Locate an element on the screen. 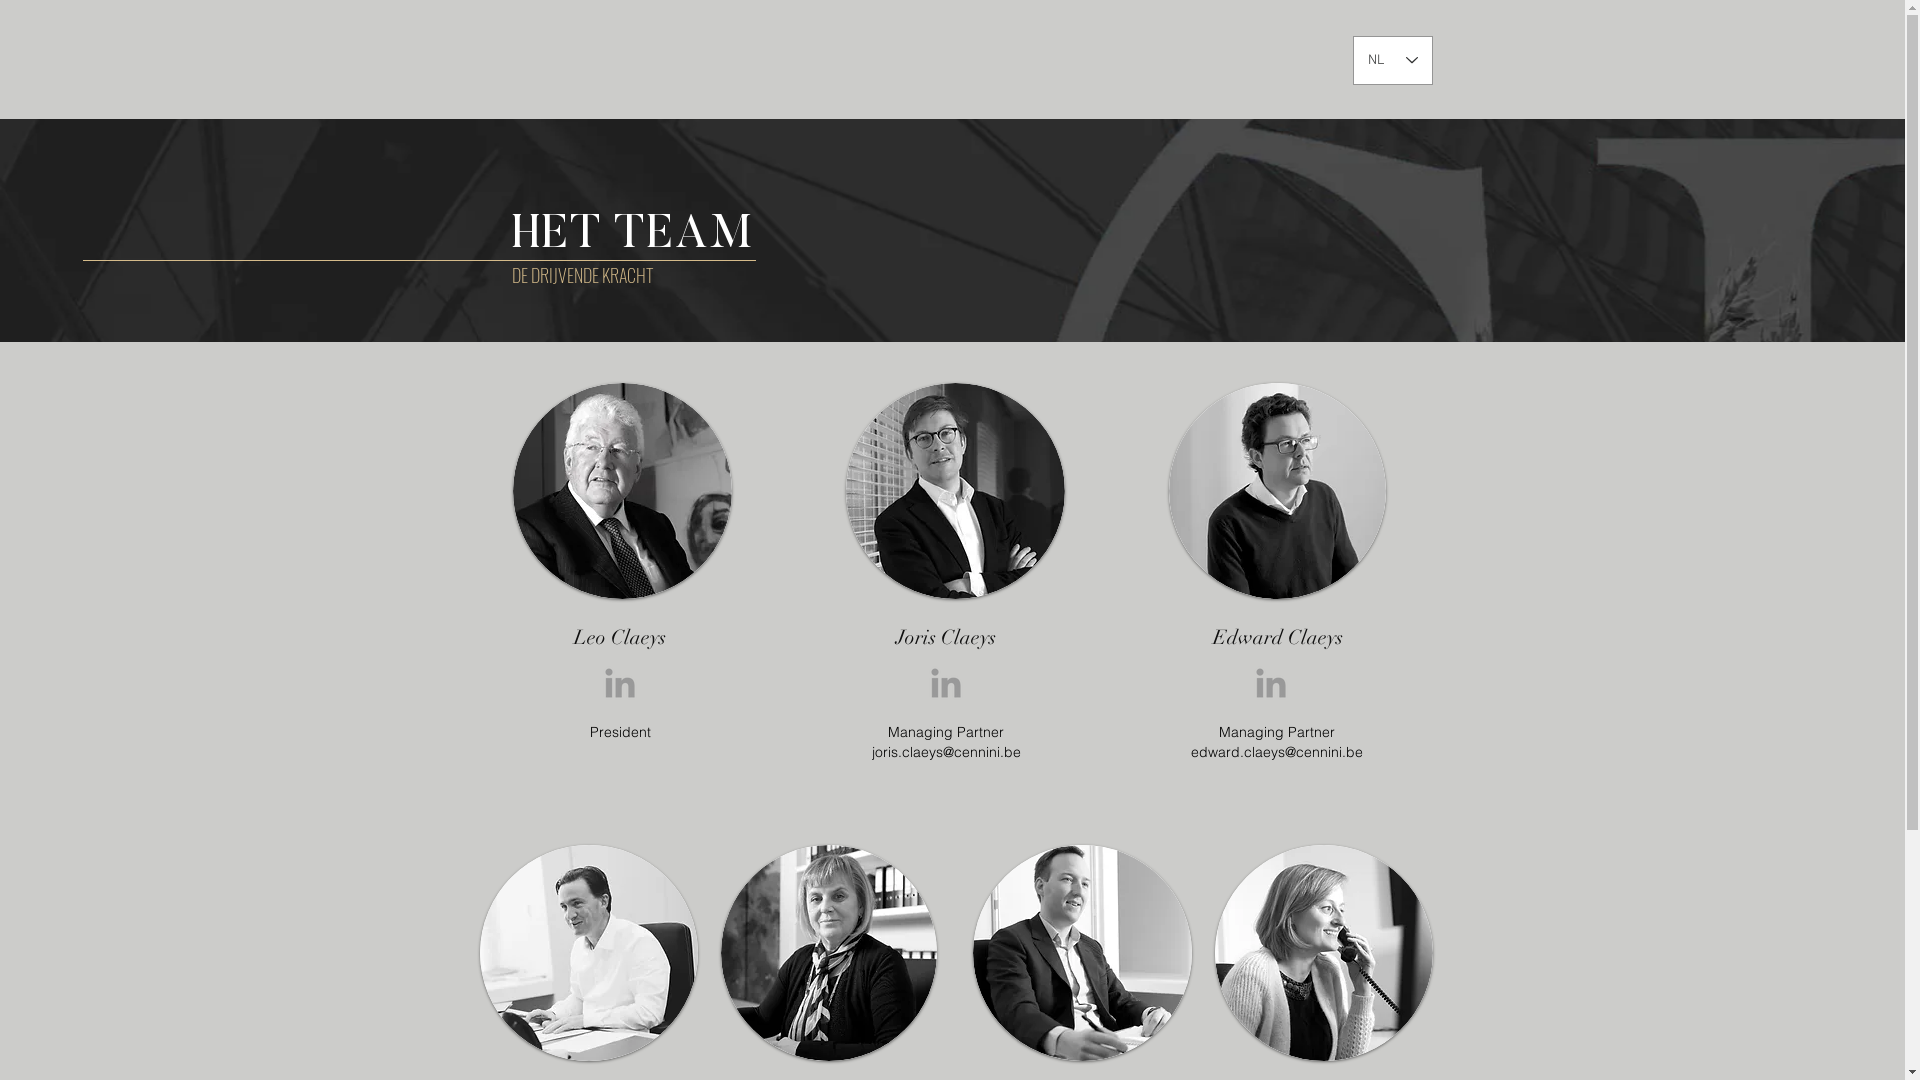  'ACTIVITEITEN' is located at coordinates (1148, 57).